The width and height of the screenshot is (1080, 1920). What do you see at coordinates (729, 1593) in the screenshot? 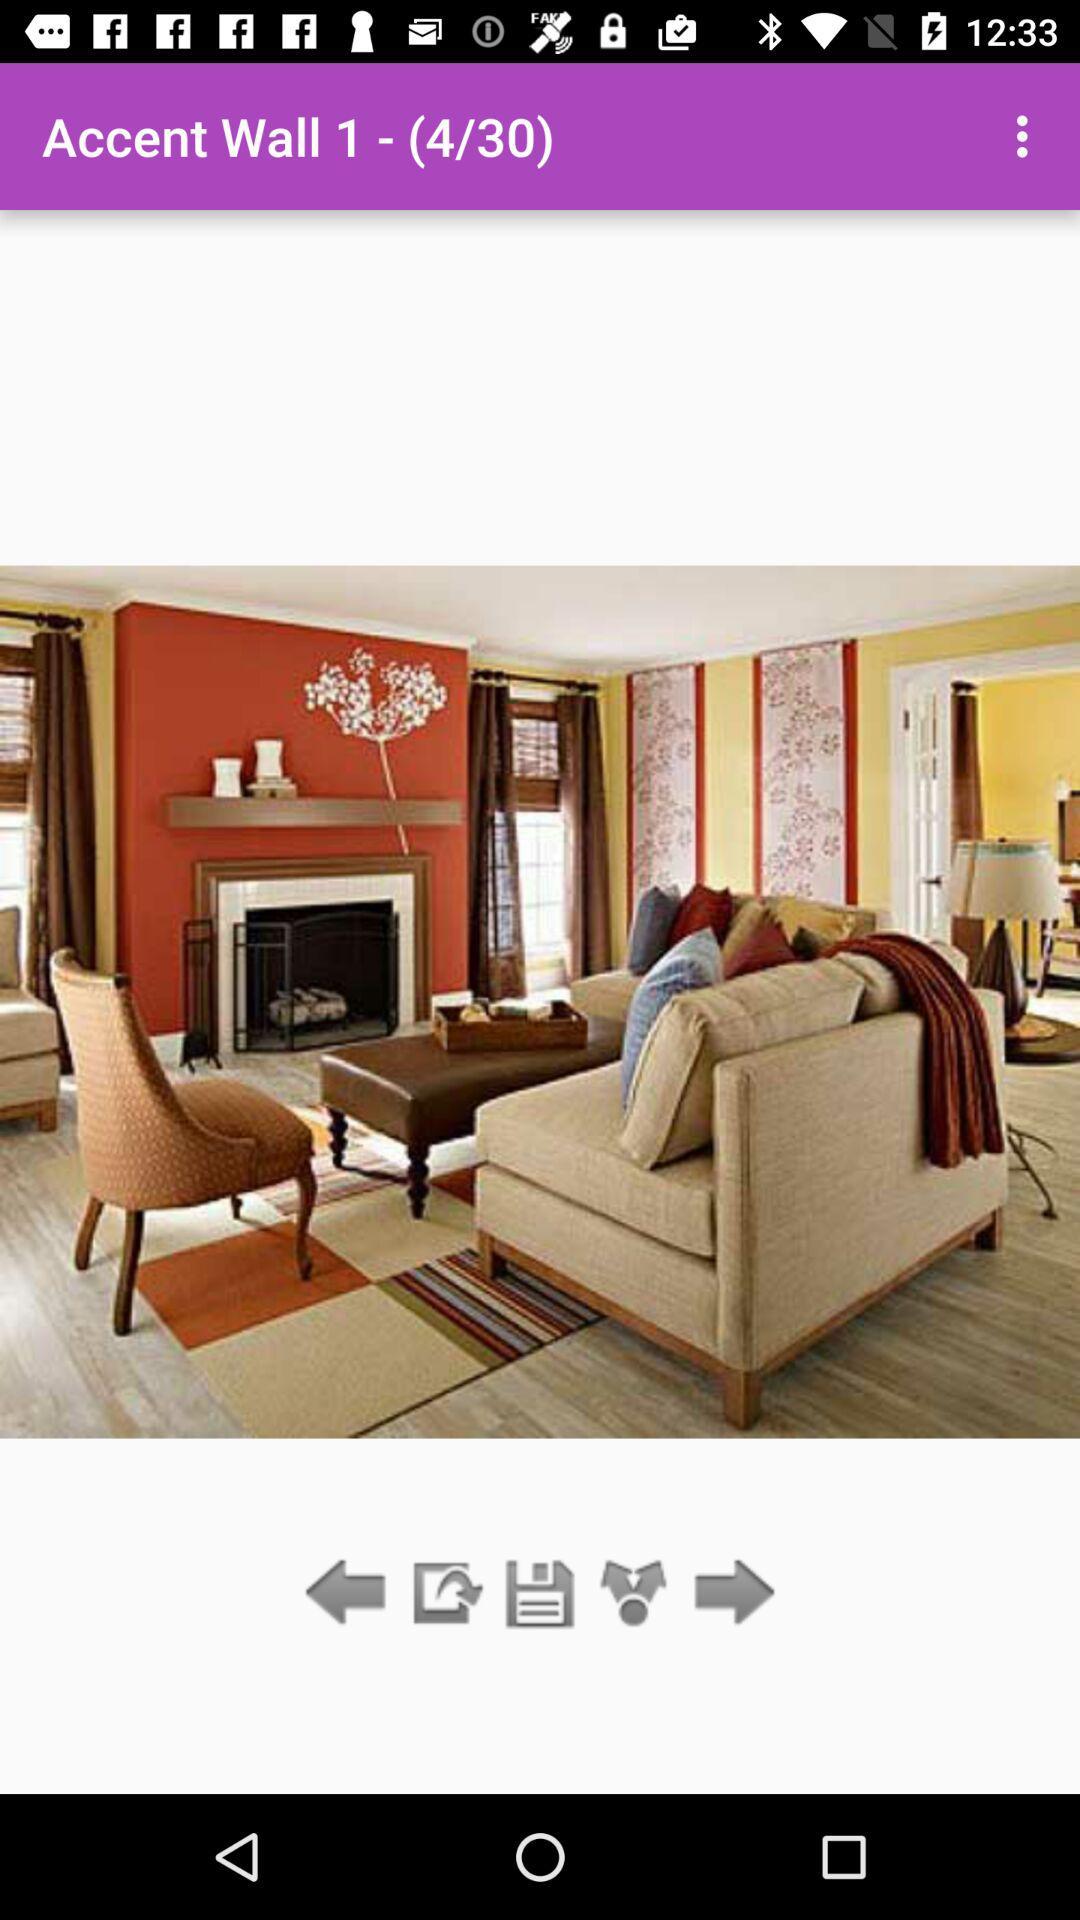
I see `the arrow_forward icon` at bounding box center [729, 1593].